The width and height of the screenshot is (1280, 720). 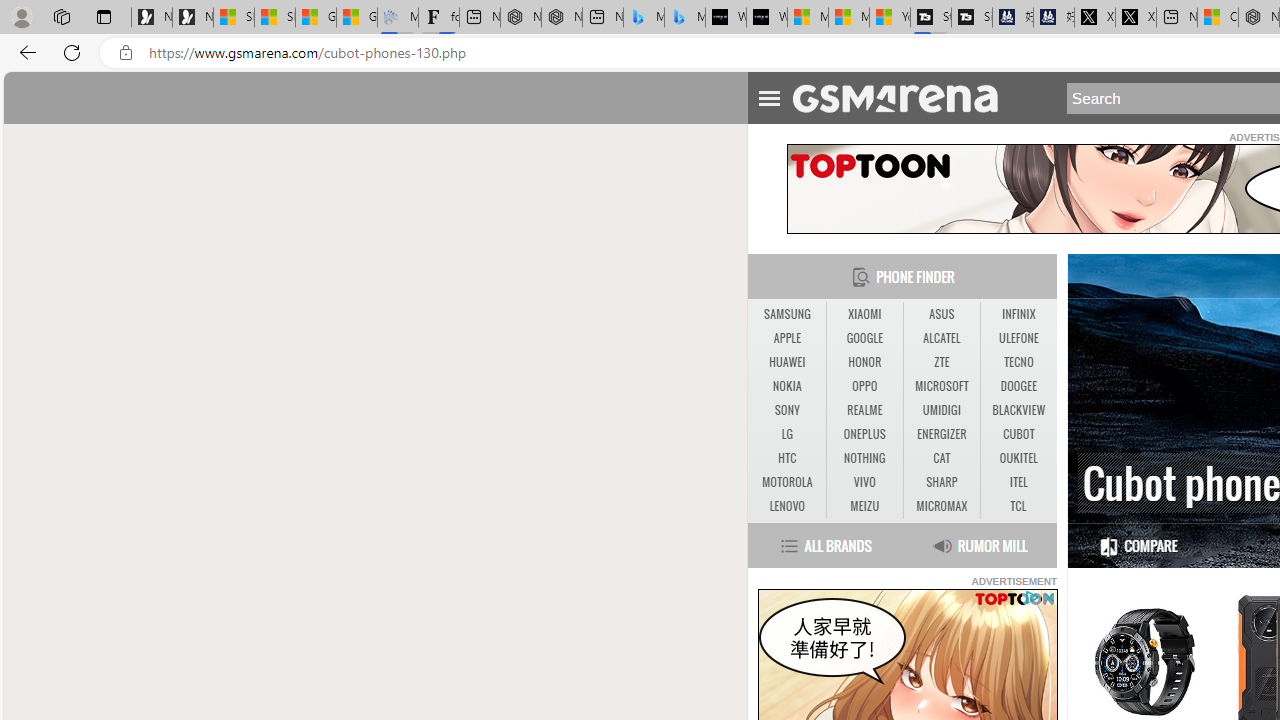 I want to click on 'ONEPLUS', so click(x=864, y=433).